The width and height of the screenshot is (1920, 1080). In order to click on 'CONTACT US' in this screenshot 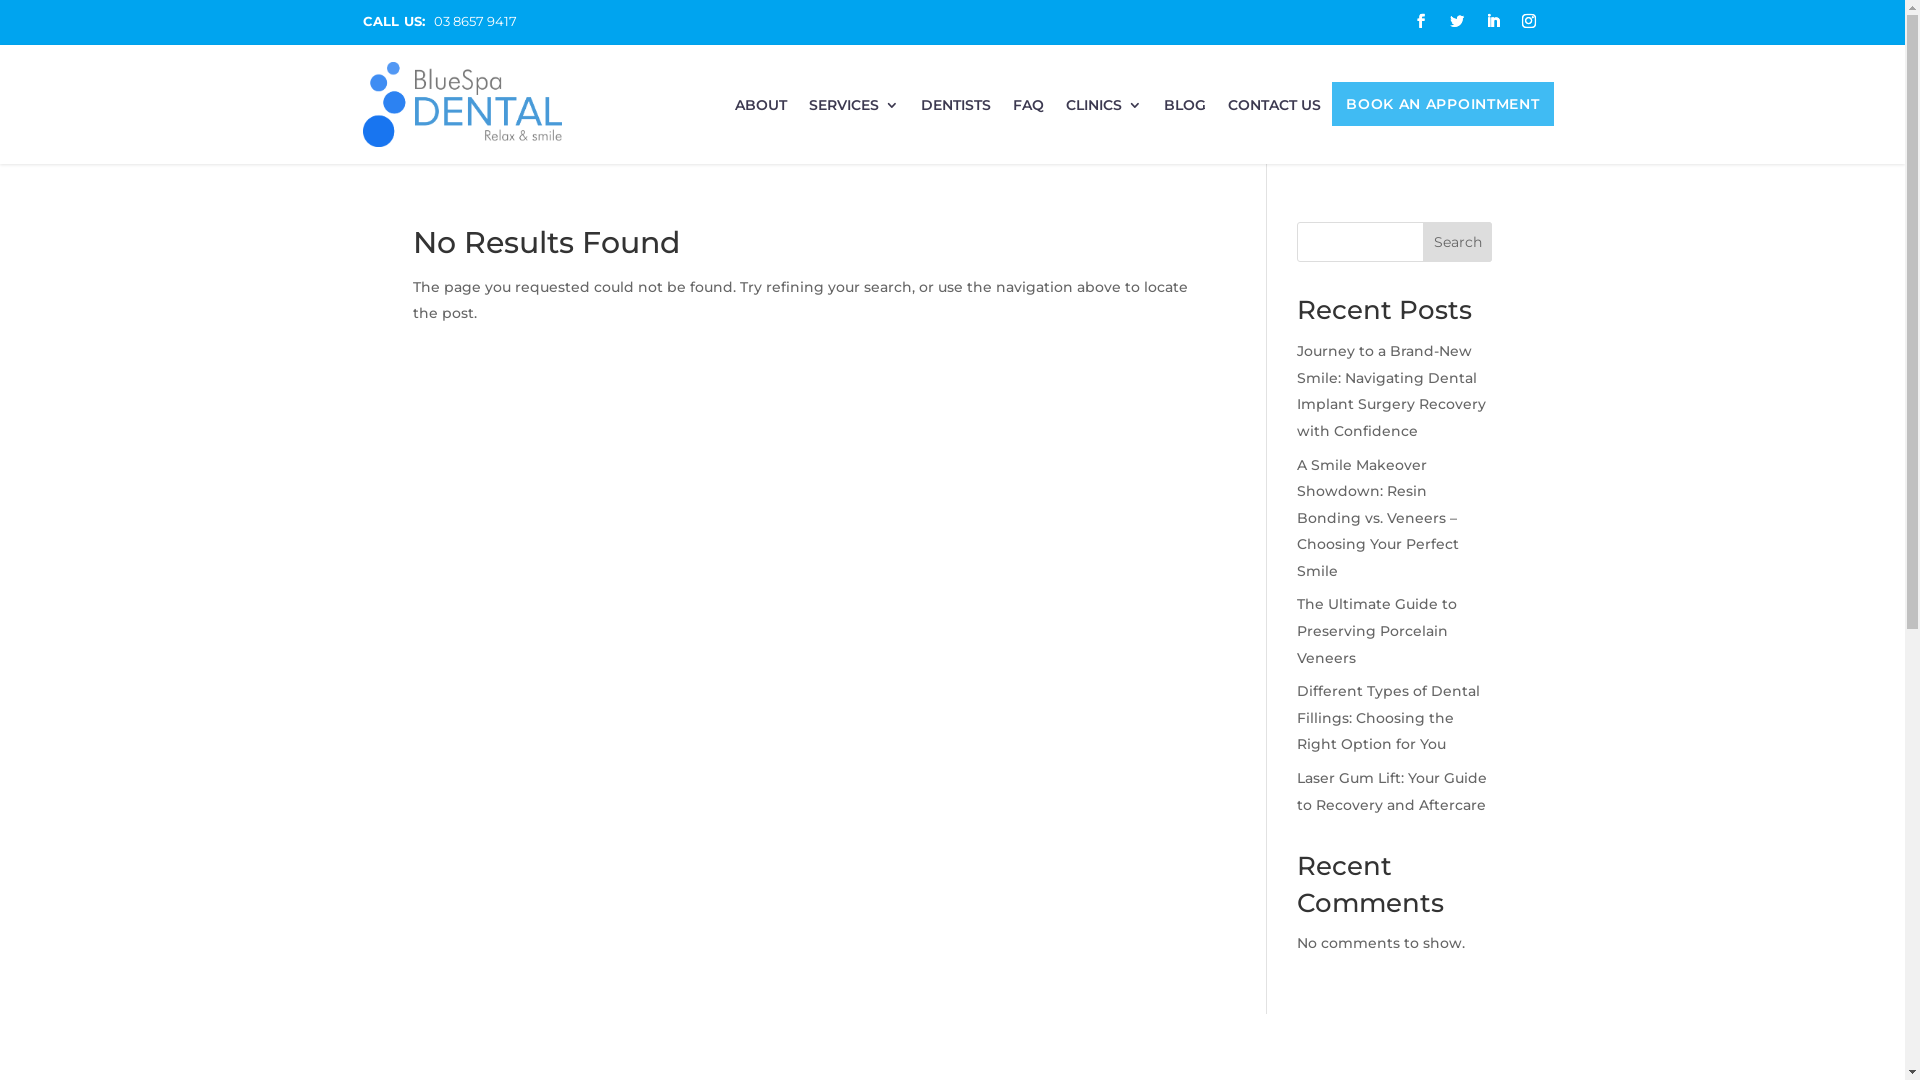, I will do `click(1273, 111)`.